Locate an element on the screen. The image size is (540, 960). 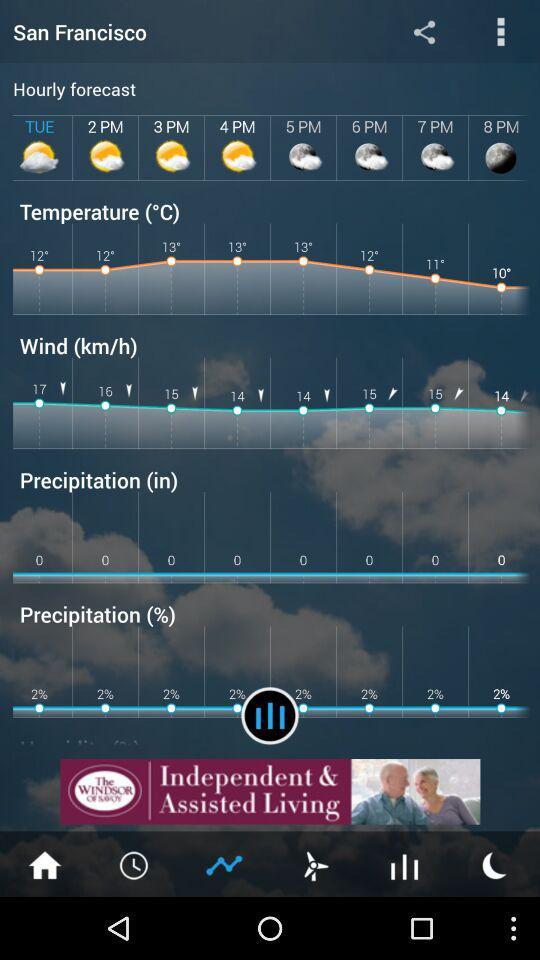
hourly display is located at coordinates (405, 863).